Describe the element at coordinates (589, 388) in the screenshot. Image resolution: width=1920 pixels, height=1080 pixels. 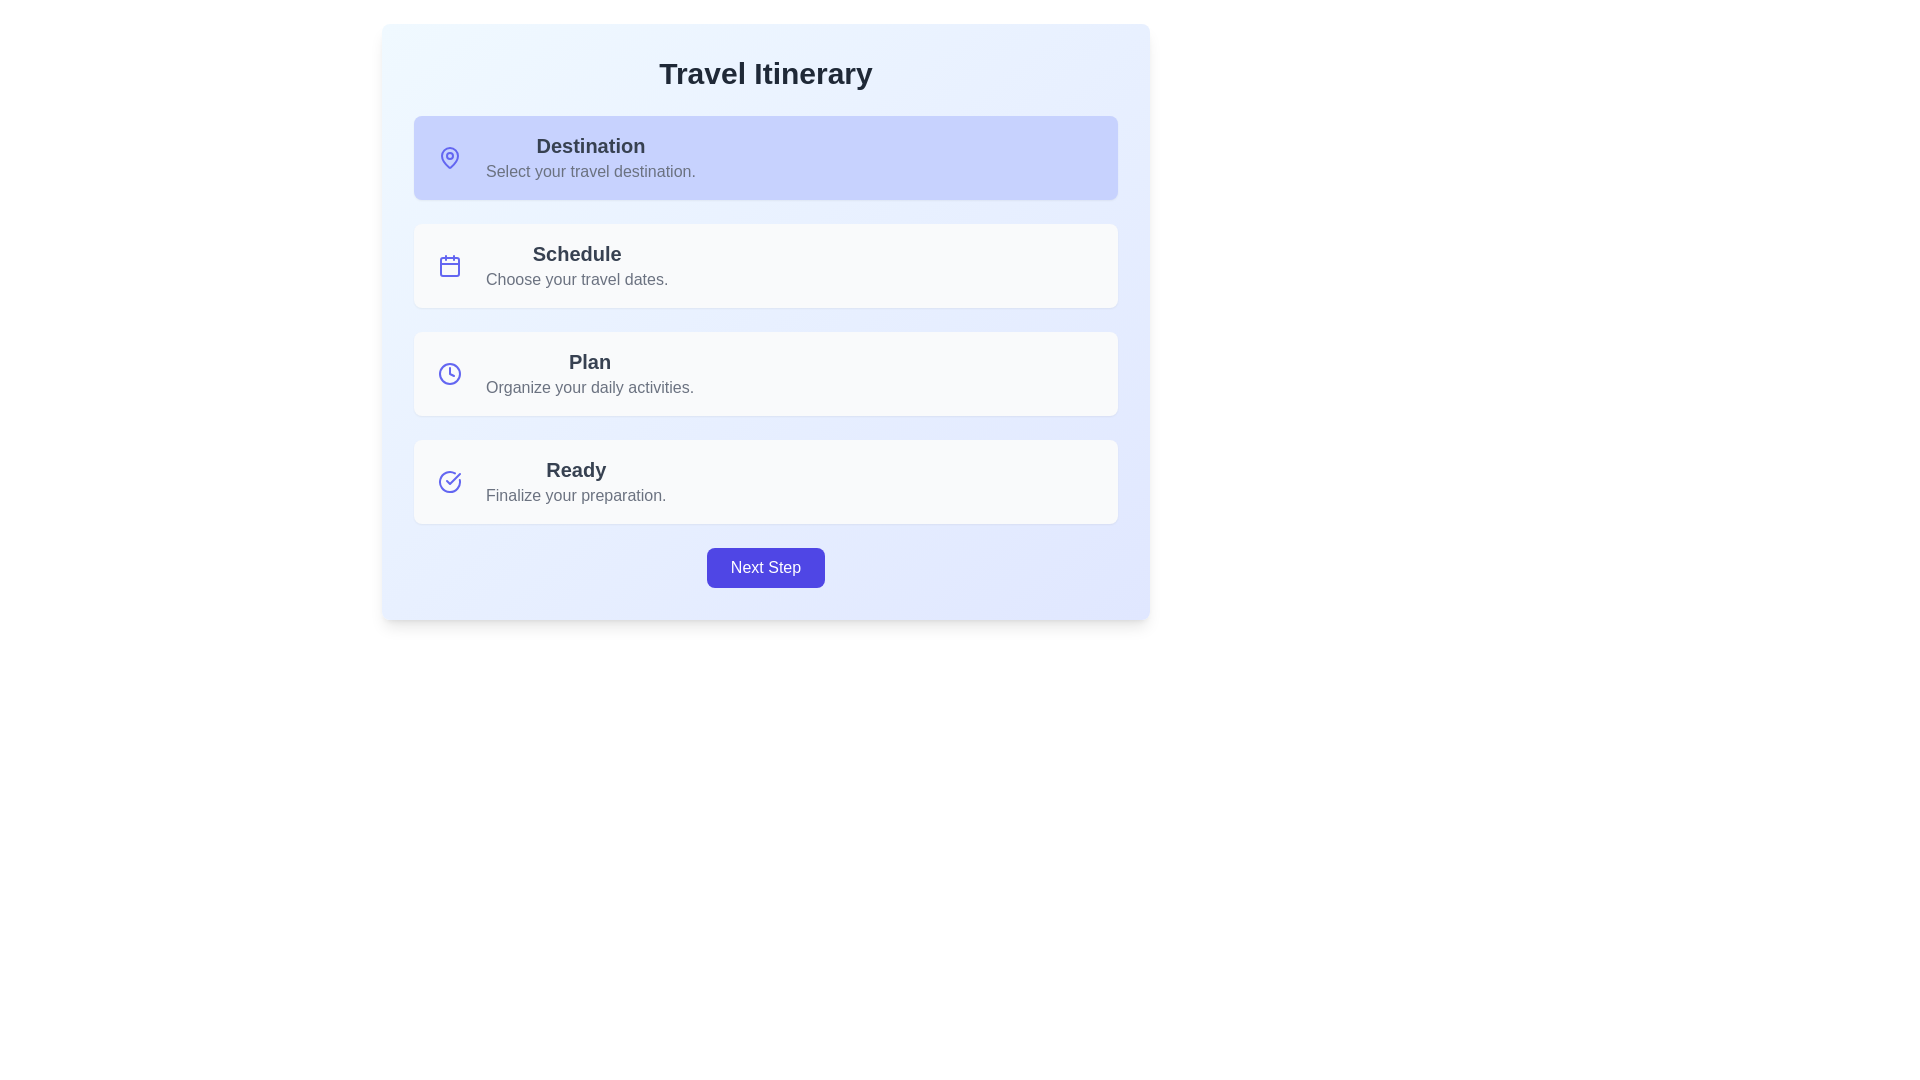
I see `Text label that contains the description 'Organize your daily activities.' positioned below the heading 'Plan'` at that location.